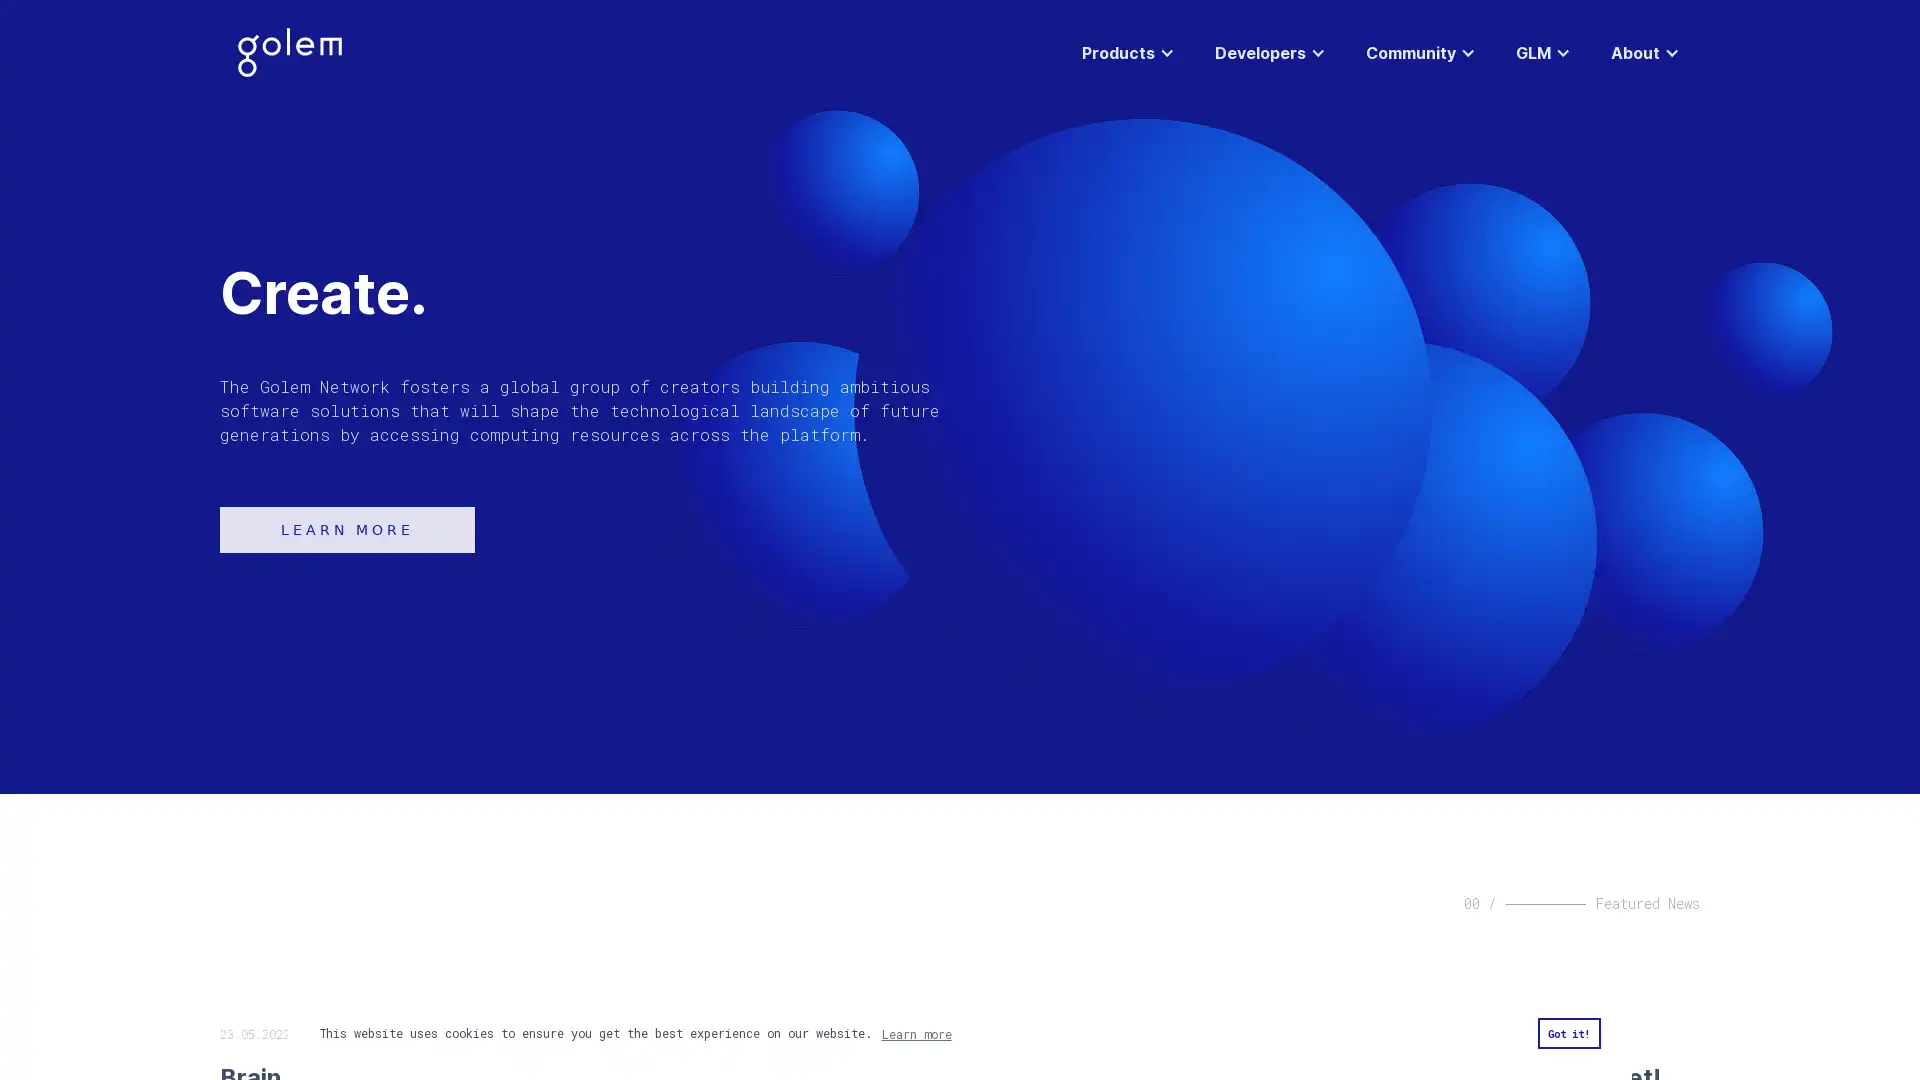  Describe the element at coordinates (915, 1033) in the screenshot. I see `learn more about cookies` at that location.